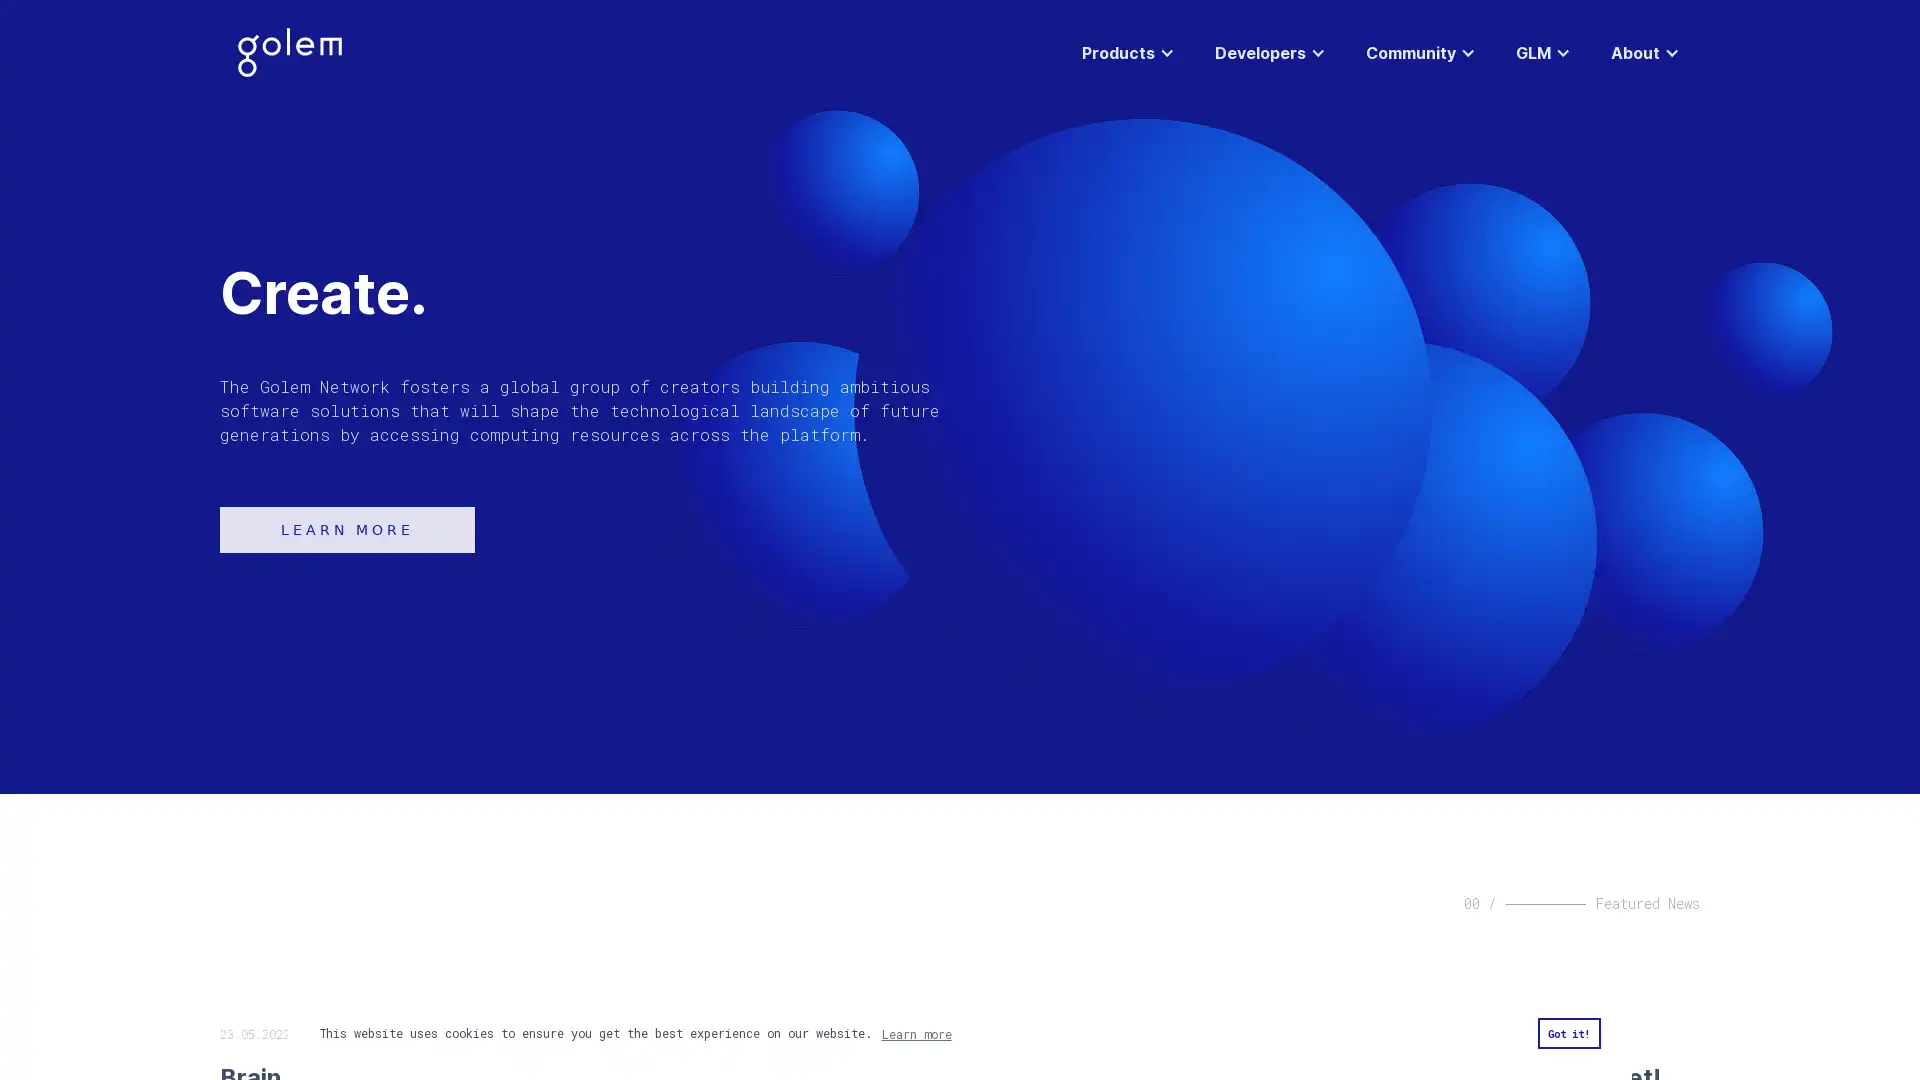  Describe the element at coordinates (915, 1033) in the screenshot. I see `learn more about cookies` at that location.